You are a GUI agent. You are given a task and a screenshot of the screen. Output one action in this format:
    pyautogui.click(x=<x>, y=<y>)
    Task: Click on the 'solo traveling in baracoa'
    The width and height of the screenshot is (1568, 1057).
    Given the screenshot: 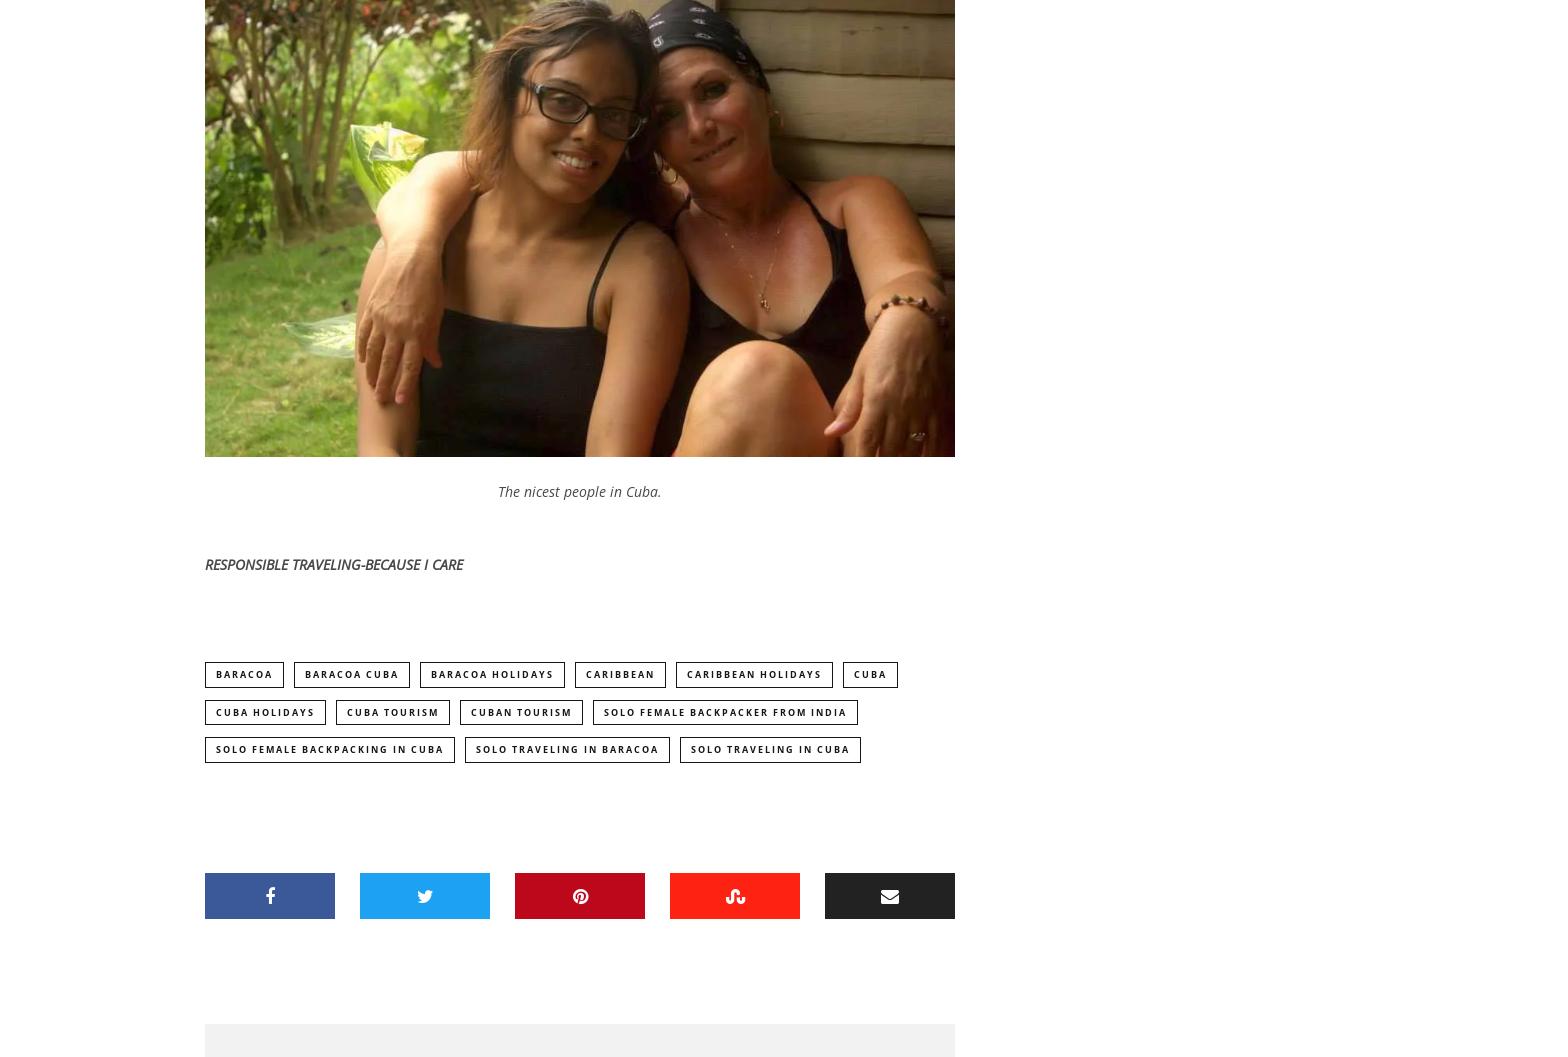 What is the action you would take?
    pyautogui.click(x=567, y=753)
    